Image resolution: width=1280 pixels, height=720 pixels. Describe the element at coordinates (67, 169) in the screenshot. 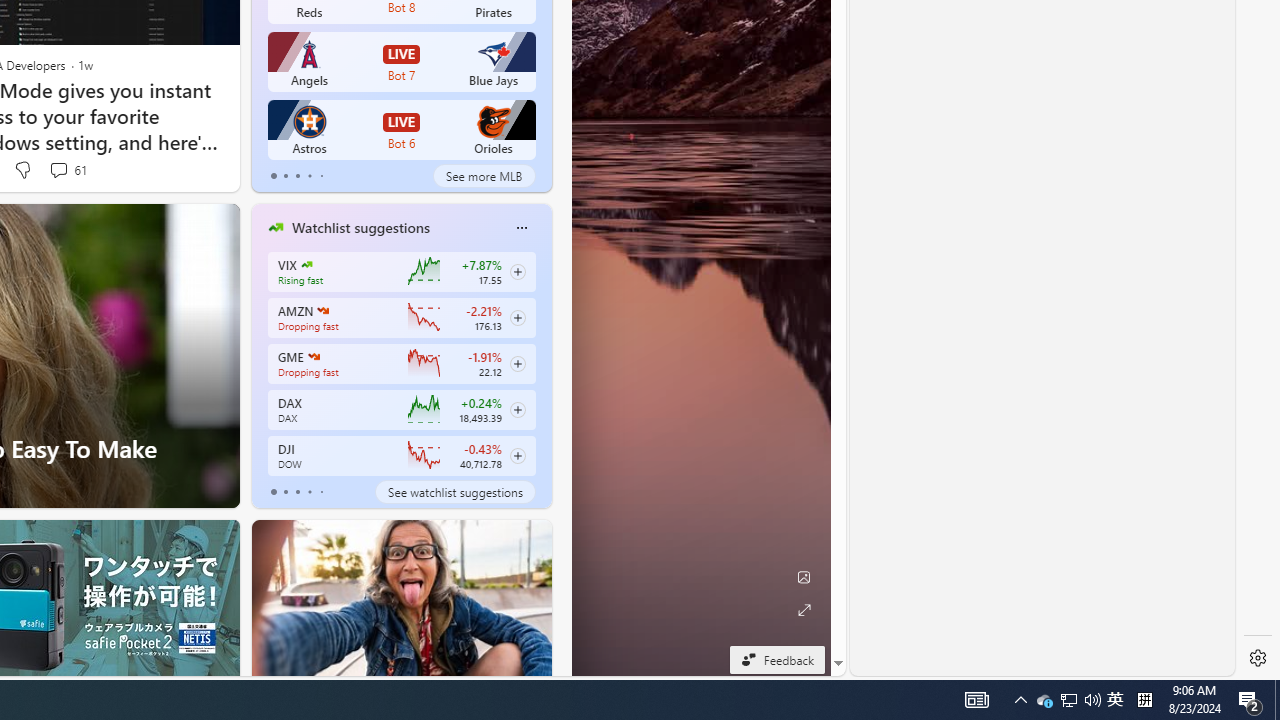

I see `'View comments 61 Comment'` at that location.